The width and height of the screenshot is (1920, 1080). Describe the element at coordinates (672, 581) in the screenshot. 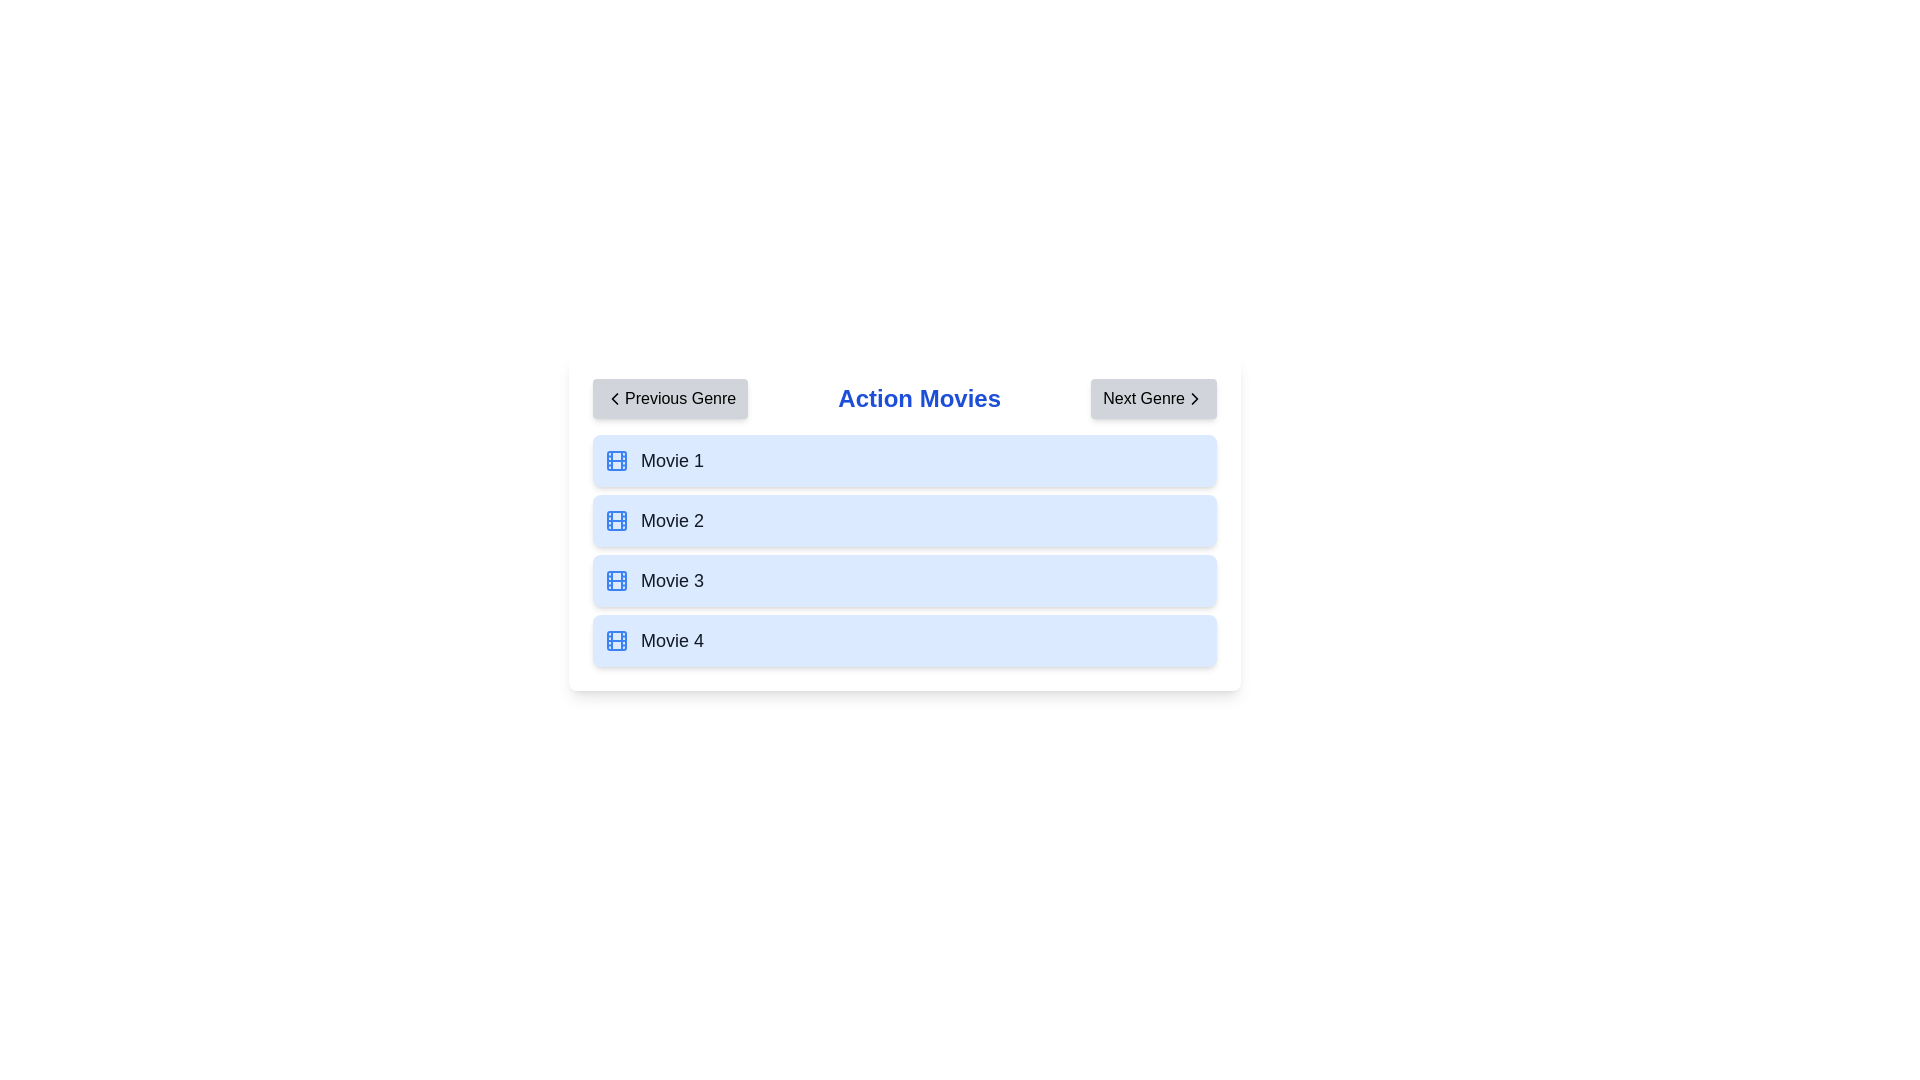

I see `the text label 'Movie 3', which is styled with a large-sized font in medium weight, dark gray color, and is located within a rounded panel under the 'Action Movies' heading` at that location.